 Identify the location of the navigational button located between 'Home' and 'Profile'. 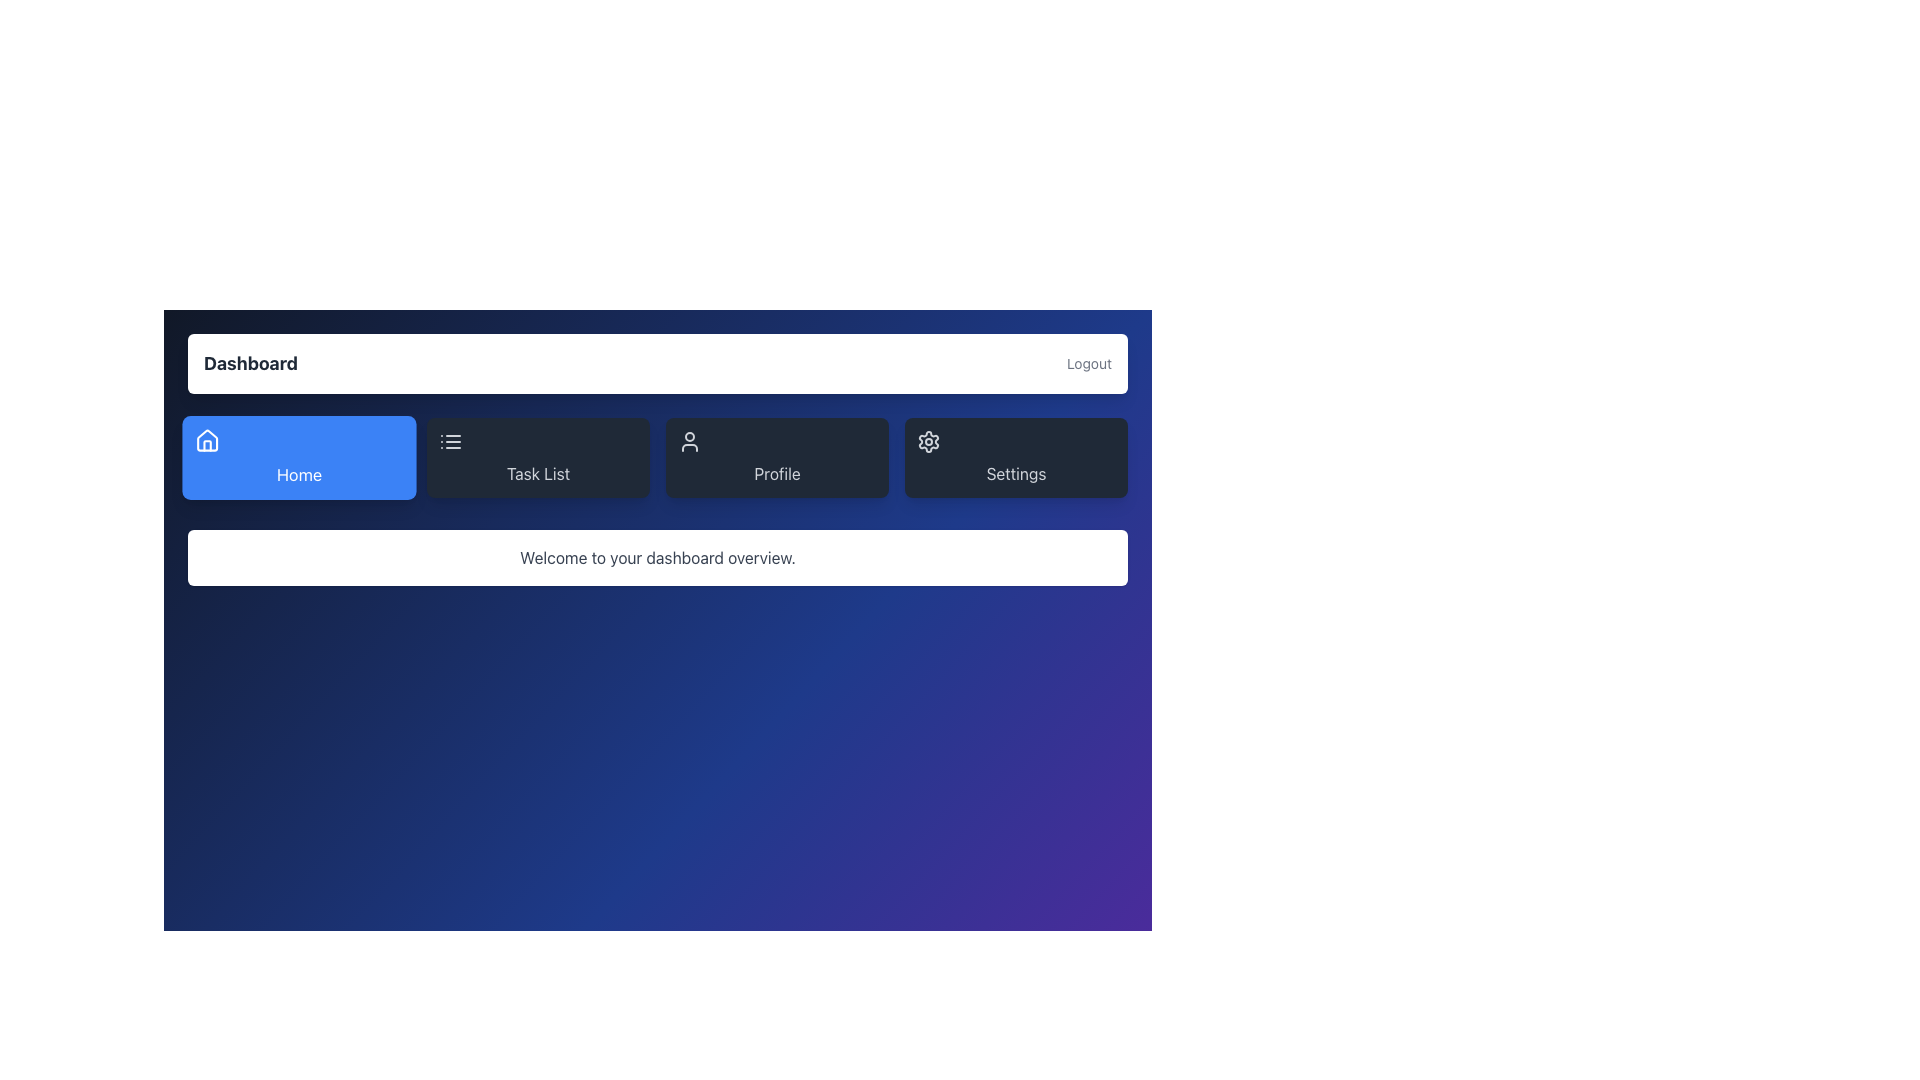
(538, 458).